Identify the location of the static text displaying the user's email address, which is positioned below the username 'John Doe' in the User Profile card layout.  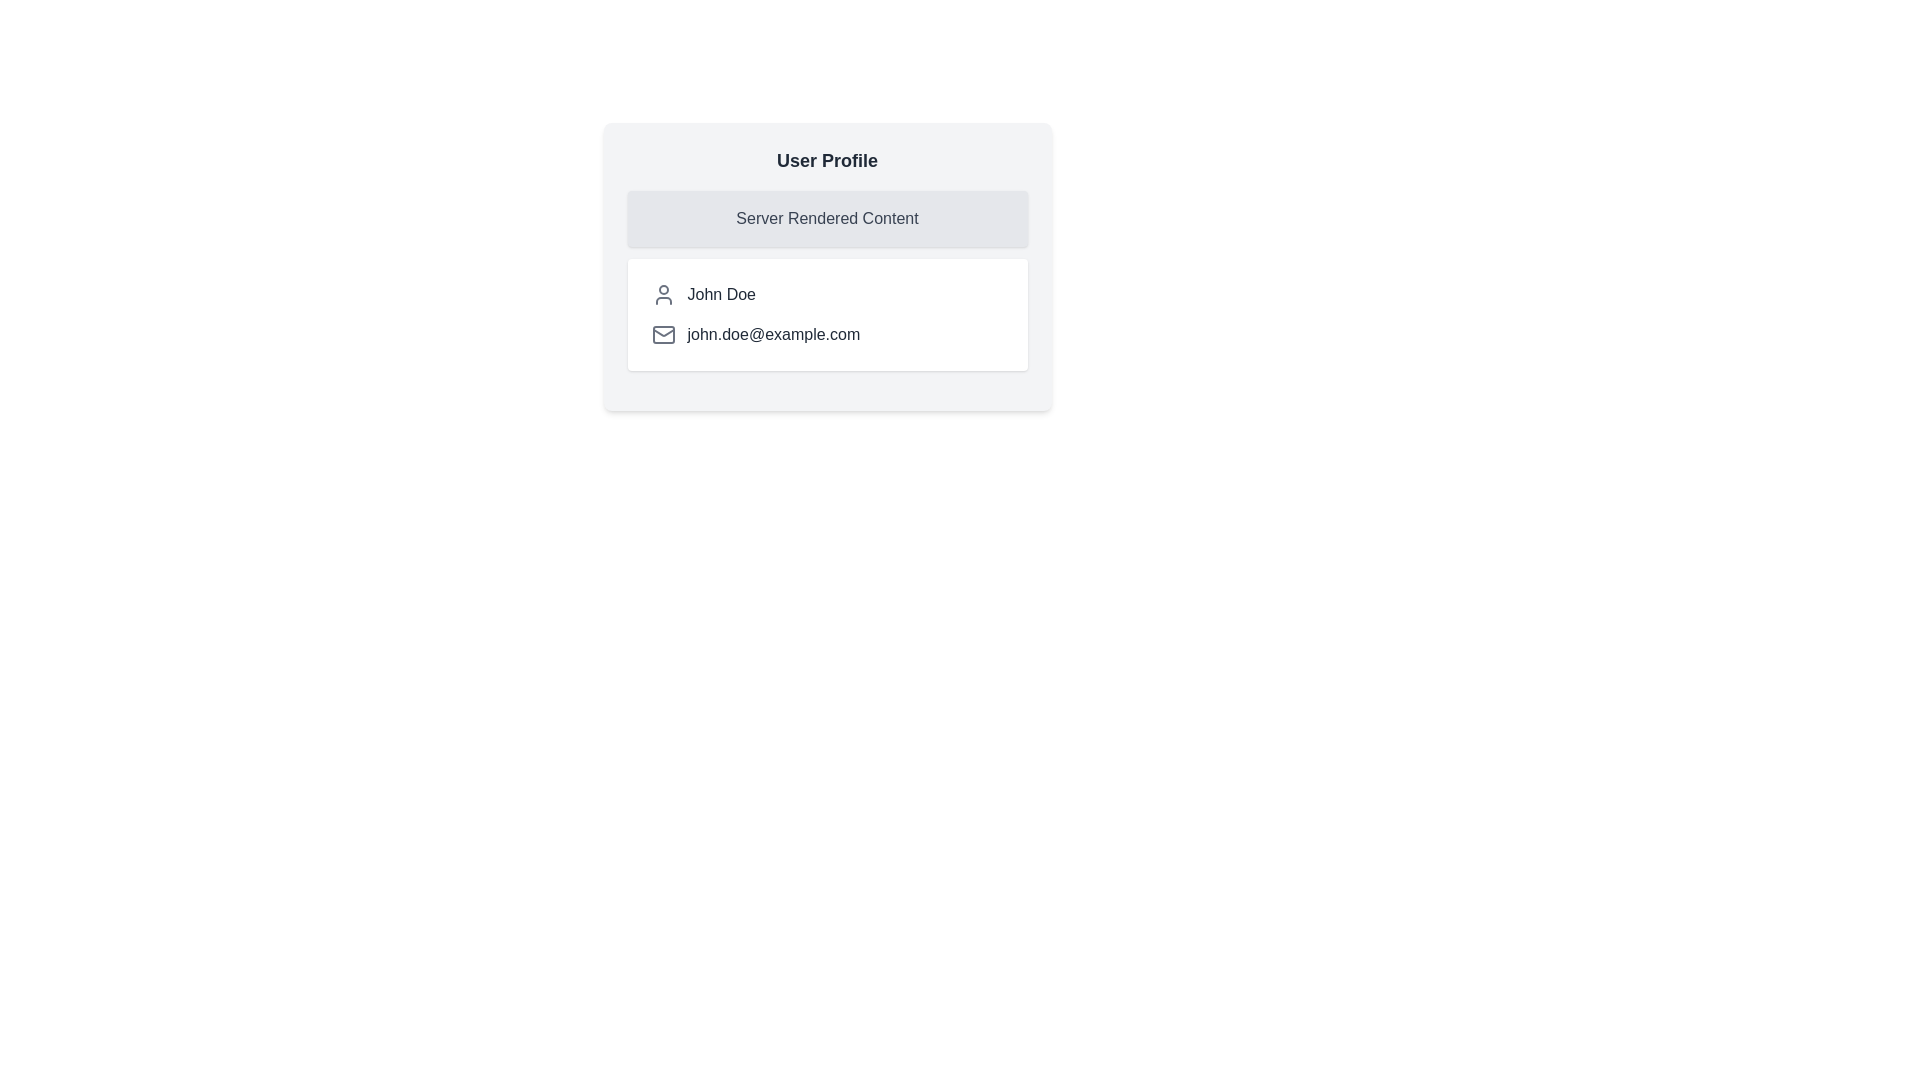
(772, 334).